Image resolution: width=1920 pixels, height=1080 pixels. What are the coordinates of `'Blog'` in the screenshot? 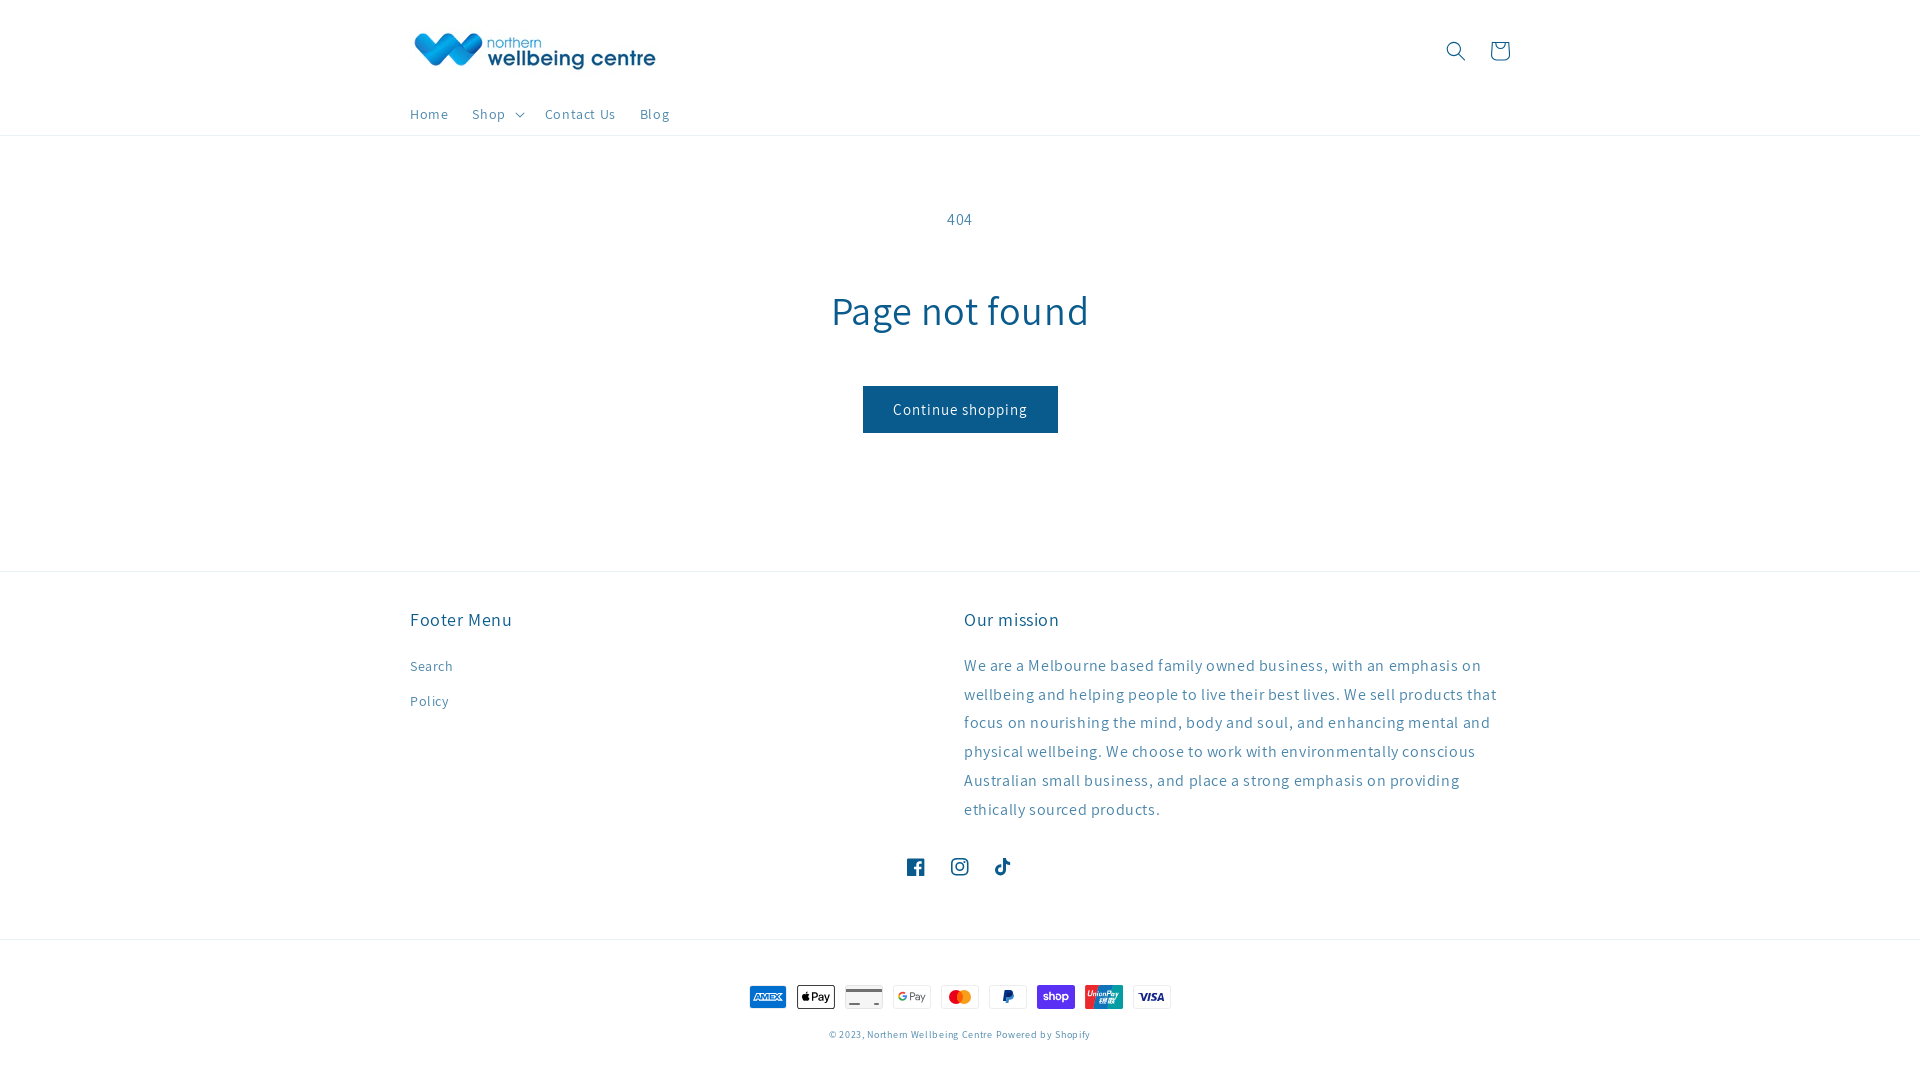 It's located at (654, 112).